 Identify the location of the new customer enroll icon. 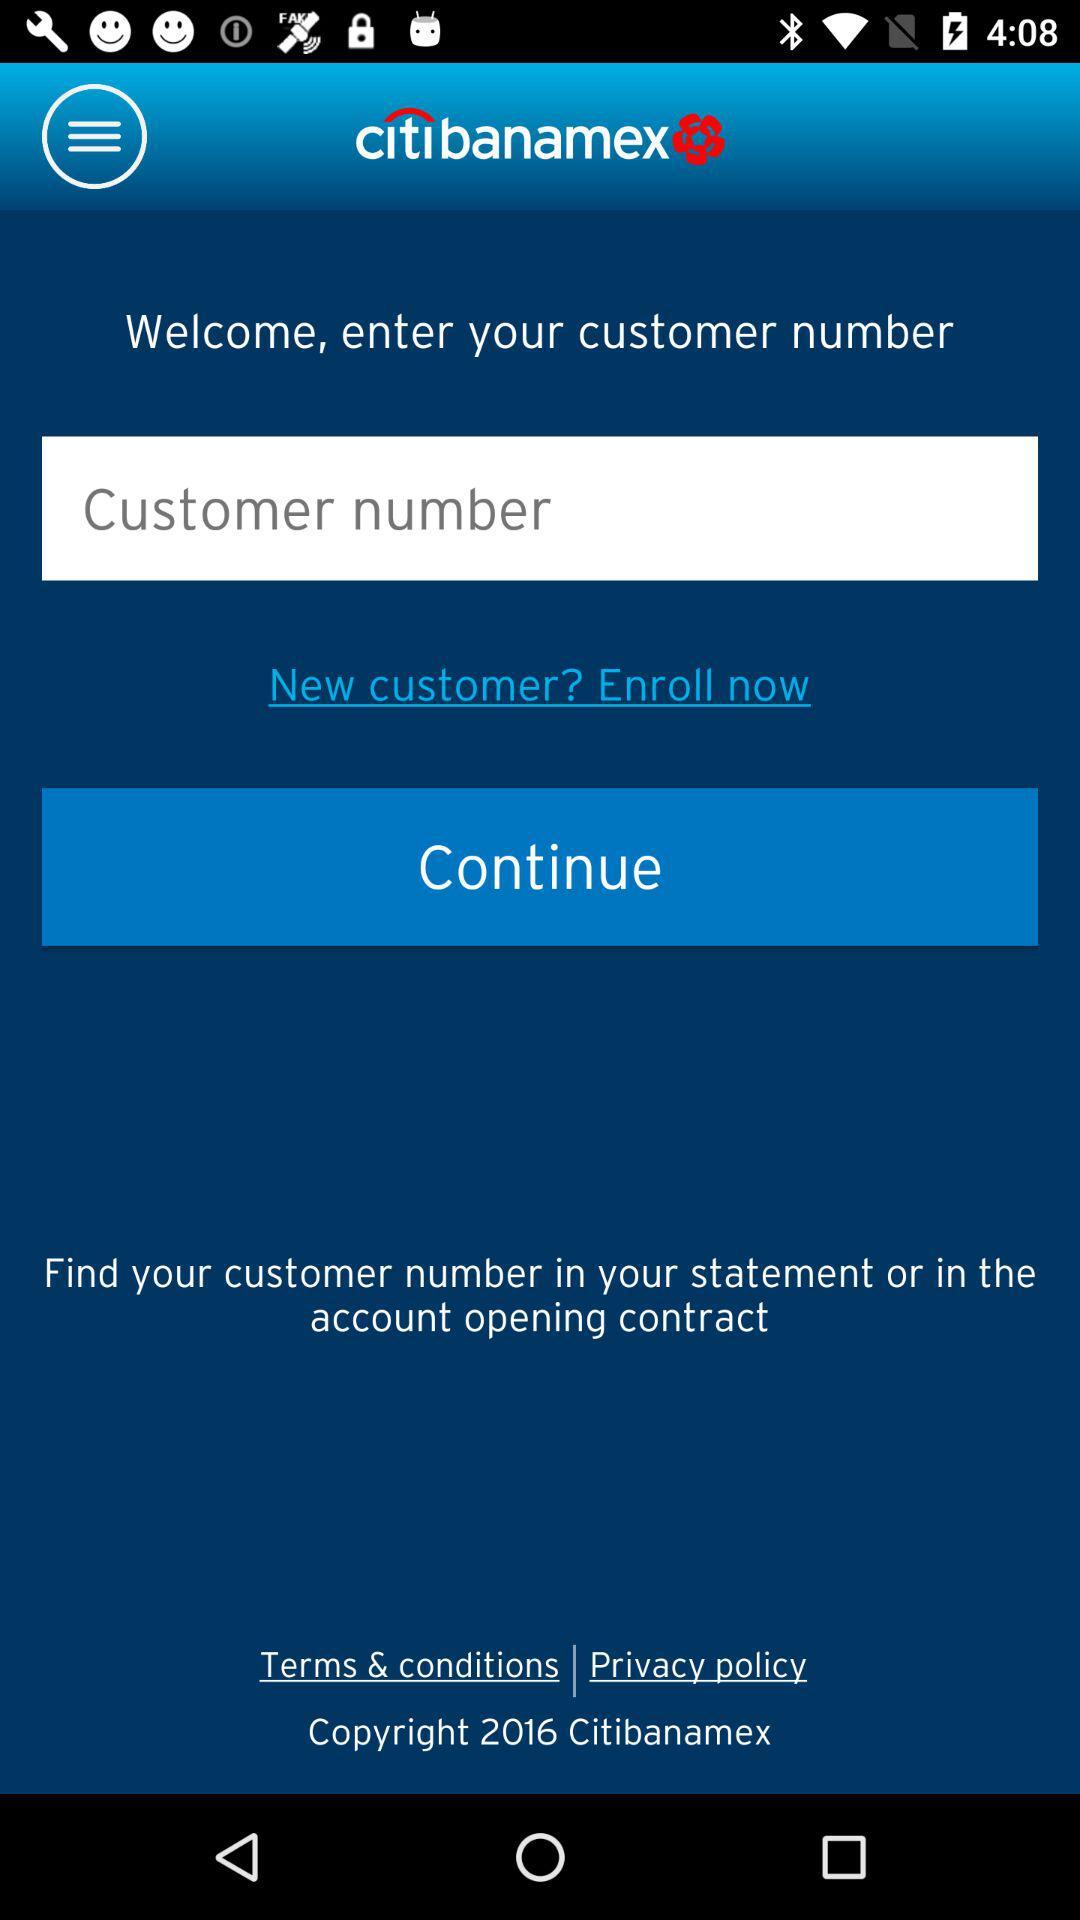
(538, 684).